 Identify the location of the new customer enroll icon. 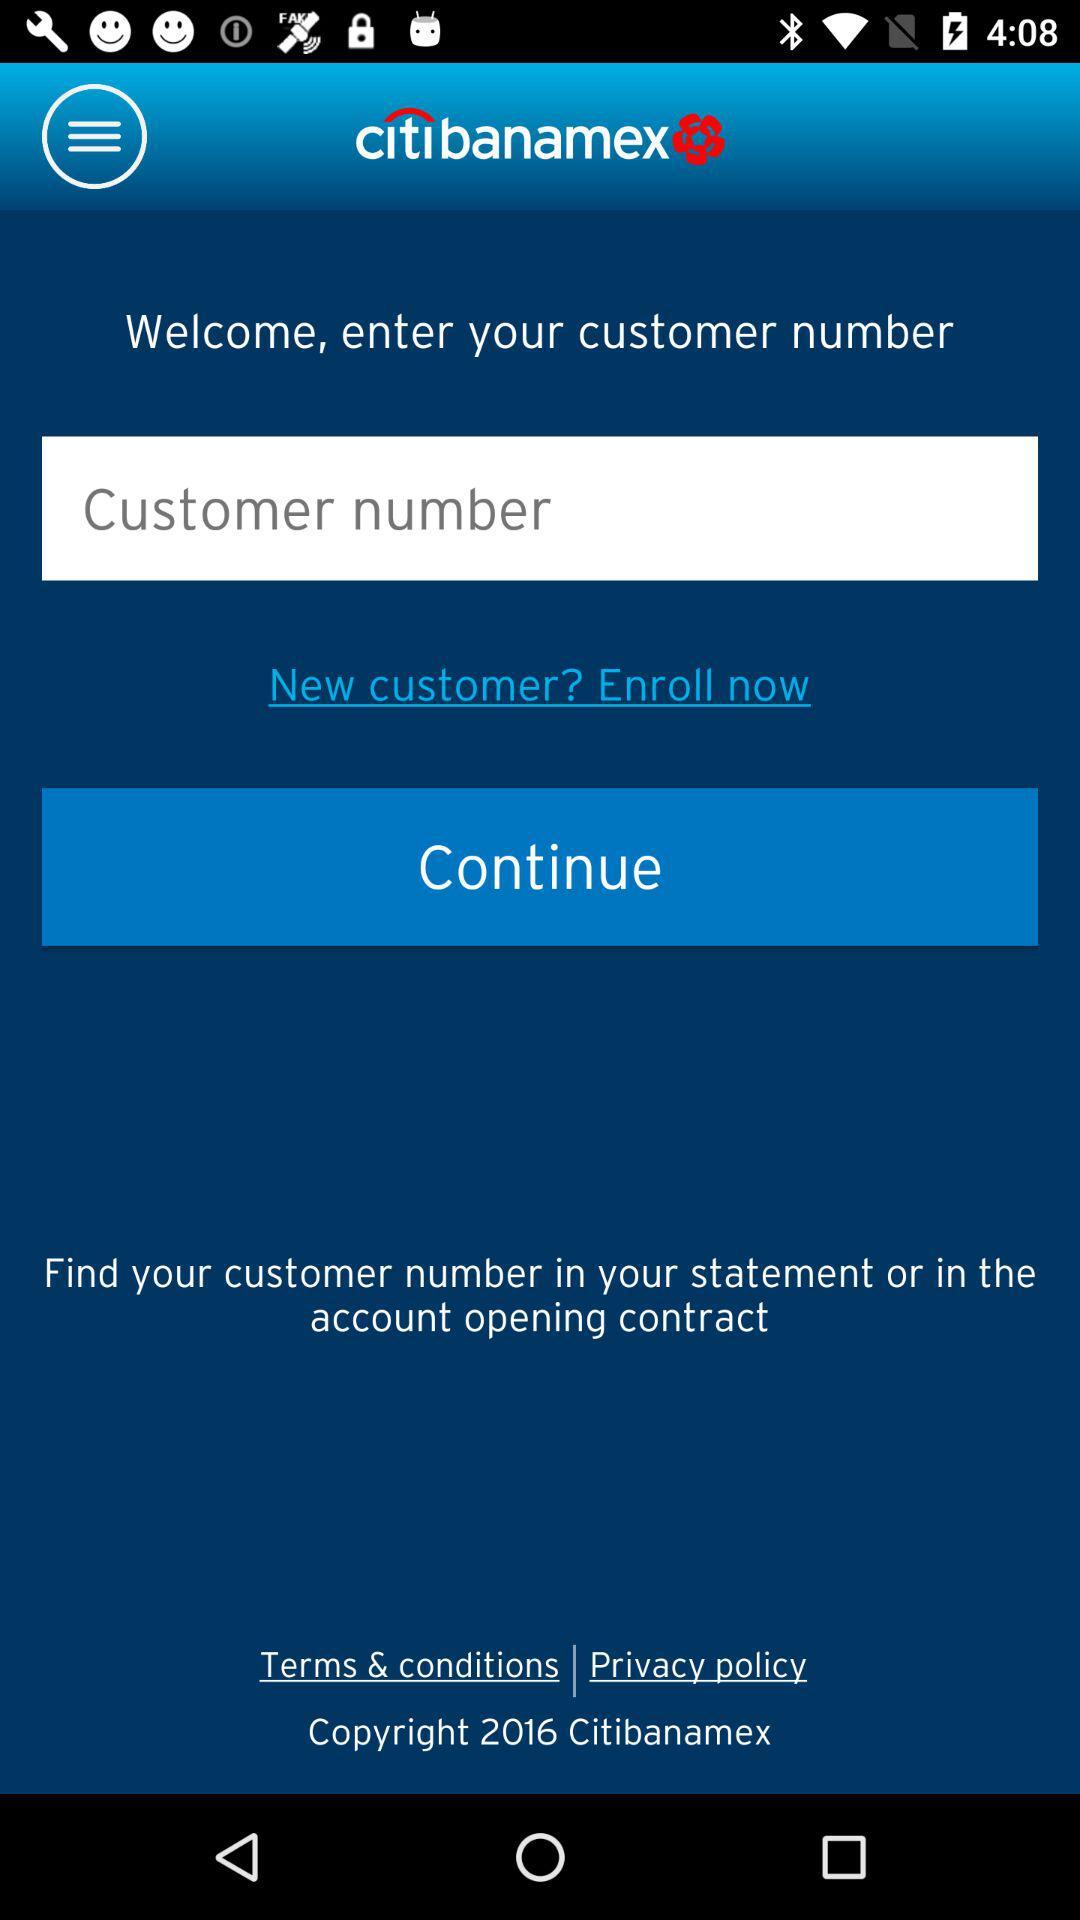
(538, 684).